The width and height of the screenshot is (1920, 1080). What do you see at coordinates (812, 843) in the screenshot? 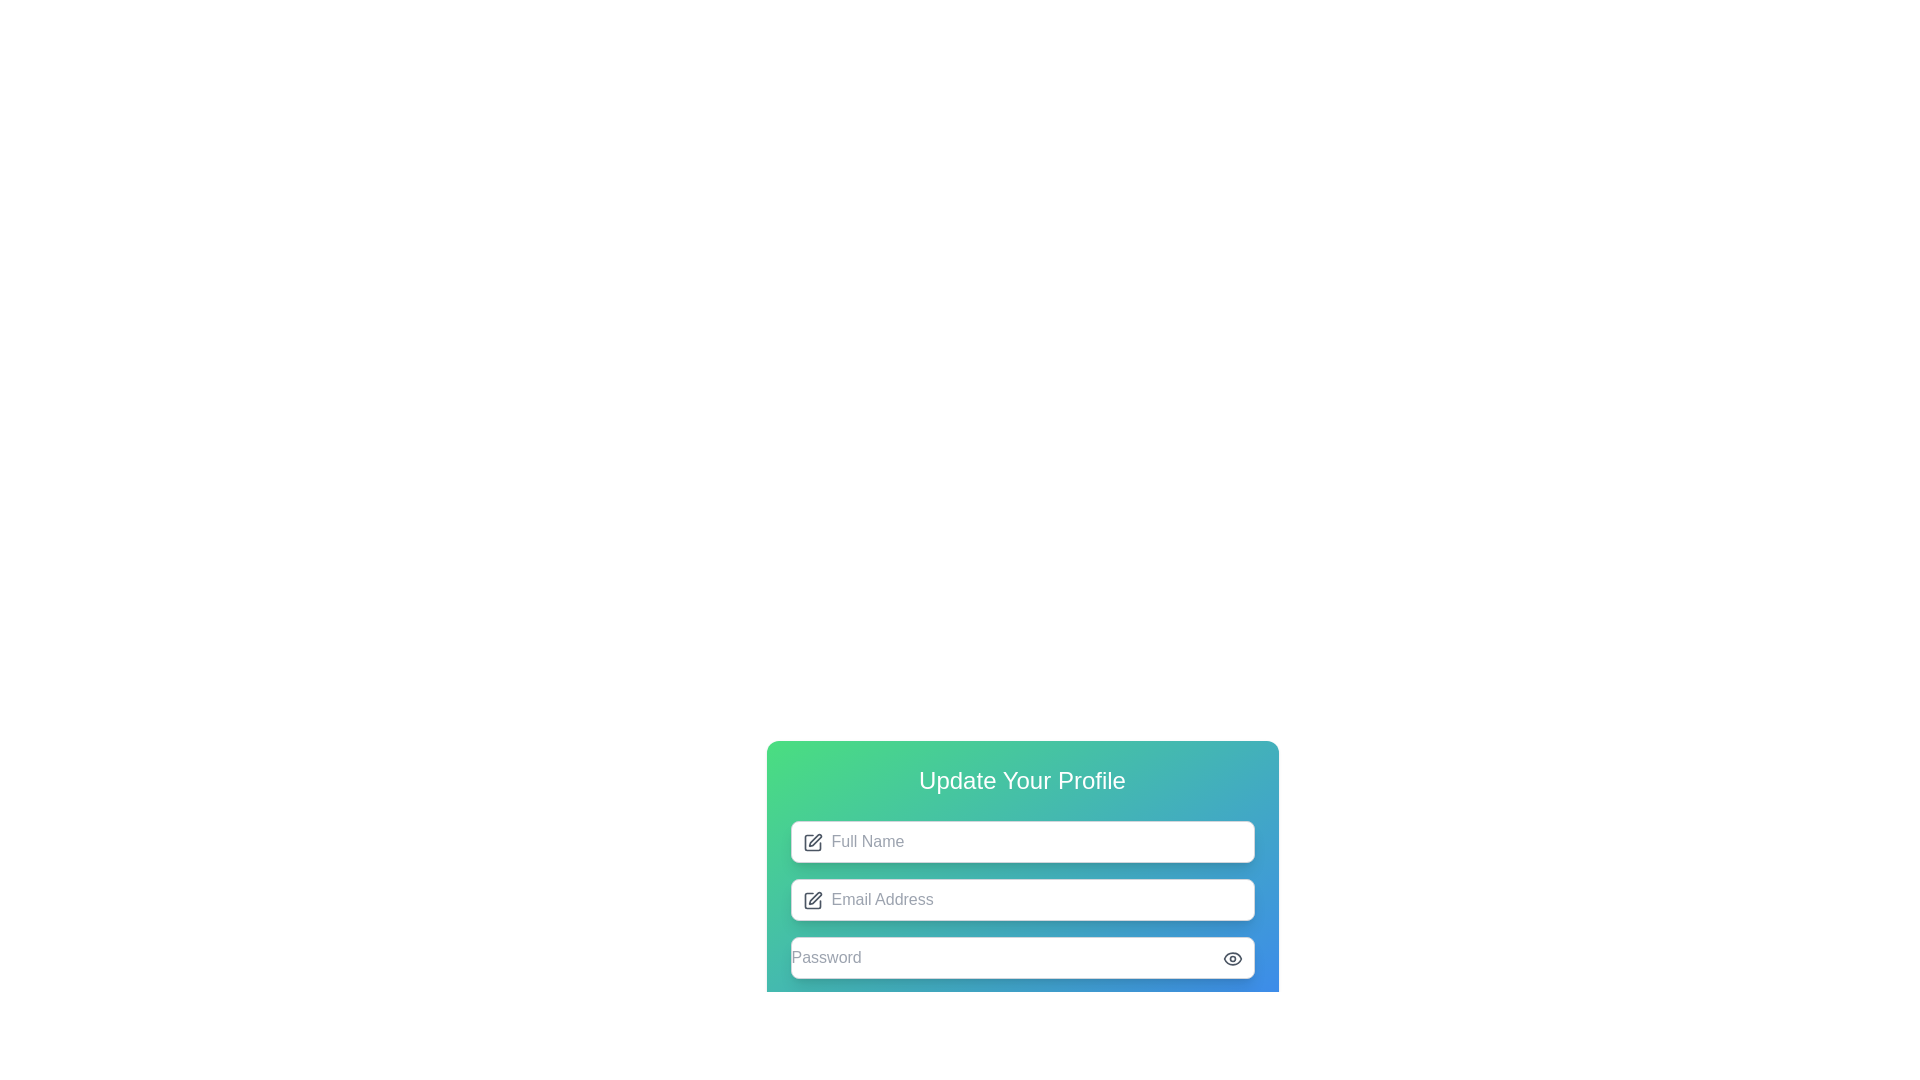
I see `the pencil icon located to the left of the 'Full Name' text input field as a visual cue in the 'Update Your Profile' form interface` at bounding box center [812, 843].